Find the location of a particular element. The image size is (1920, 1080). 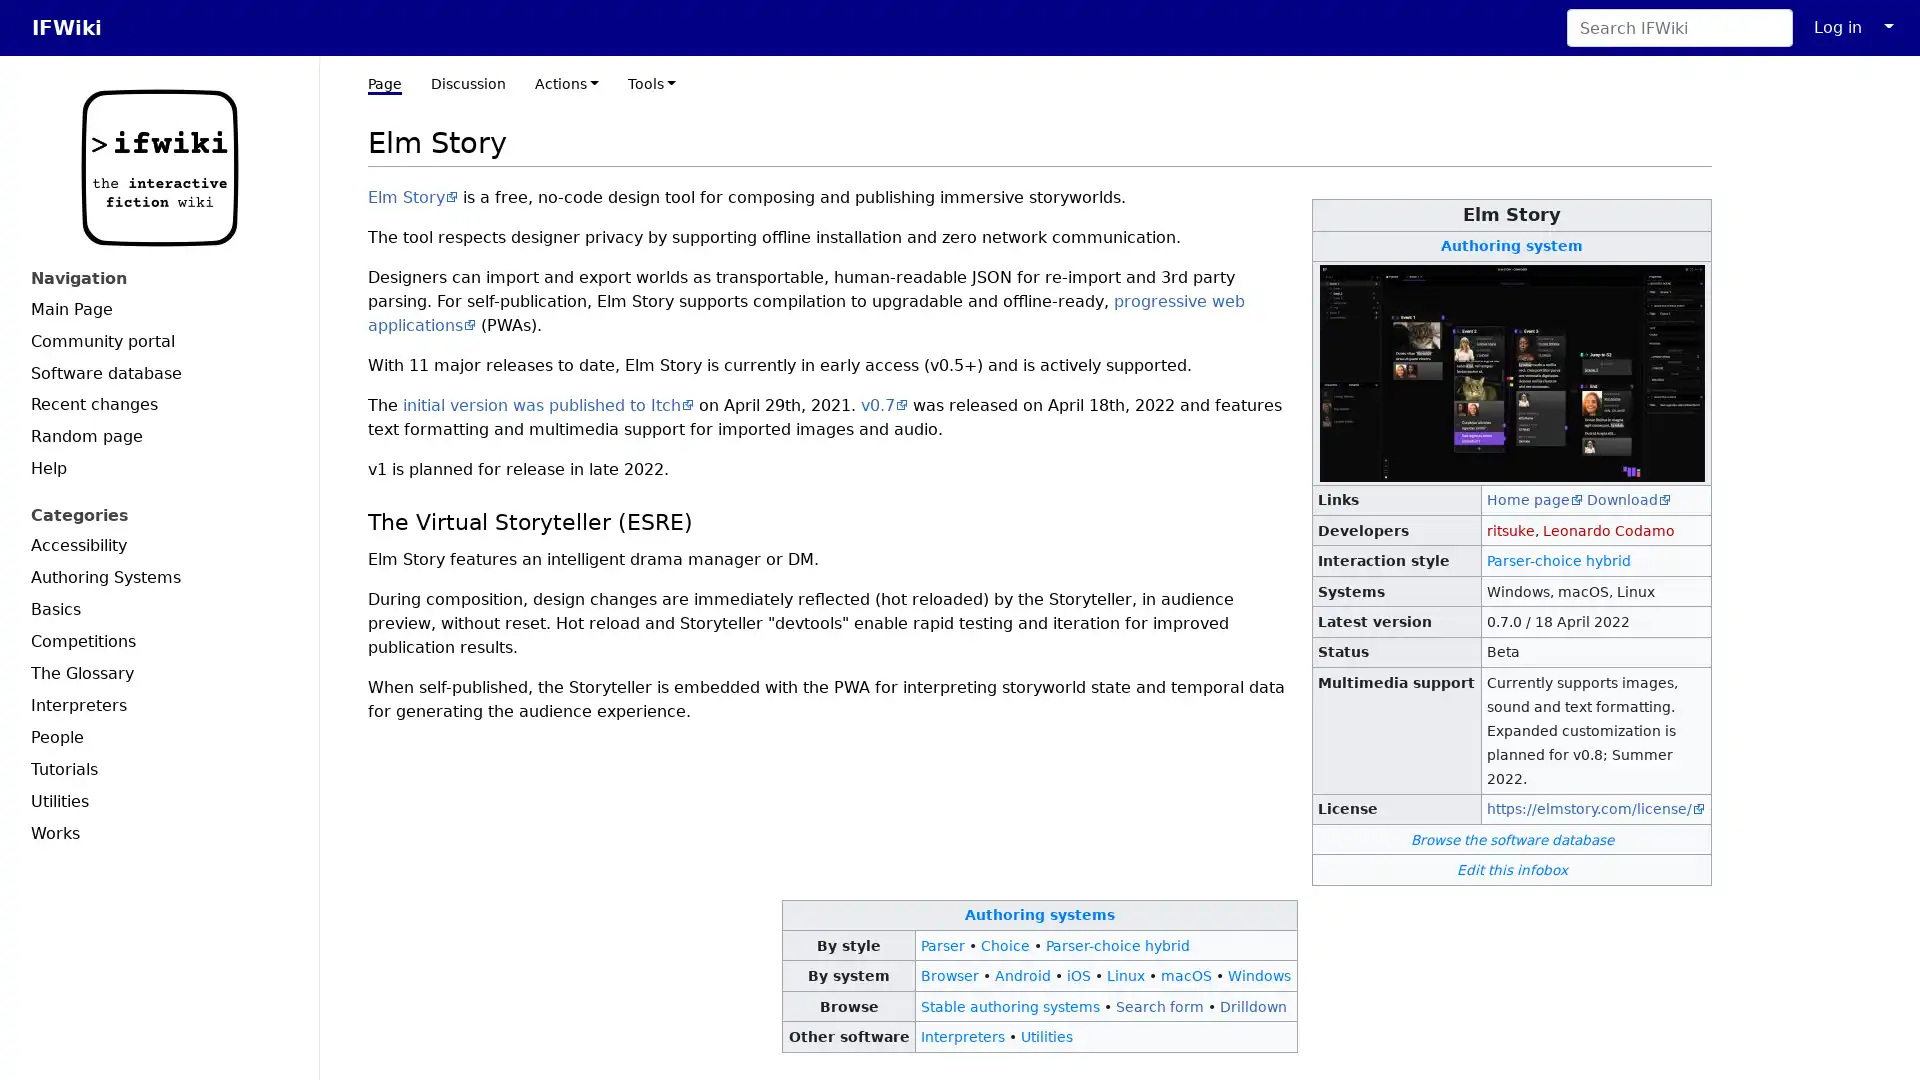

Log in is located at coordinates (1838, 27).